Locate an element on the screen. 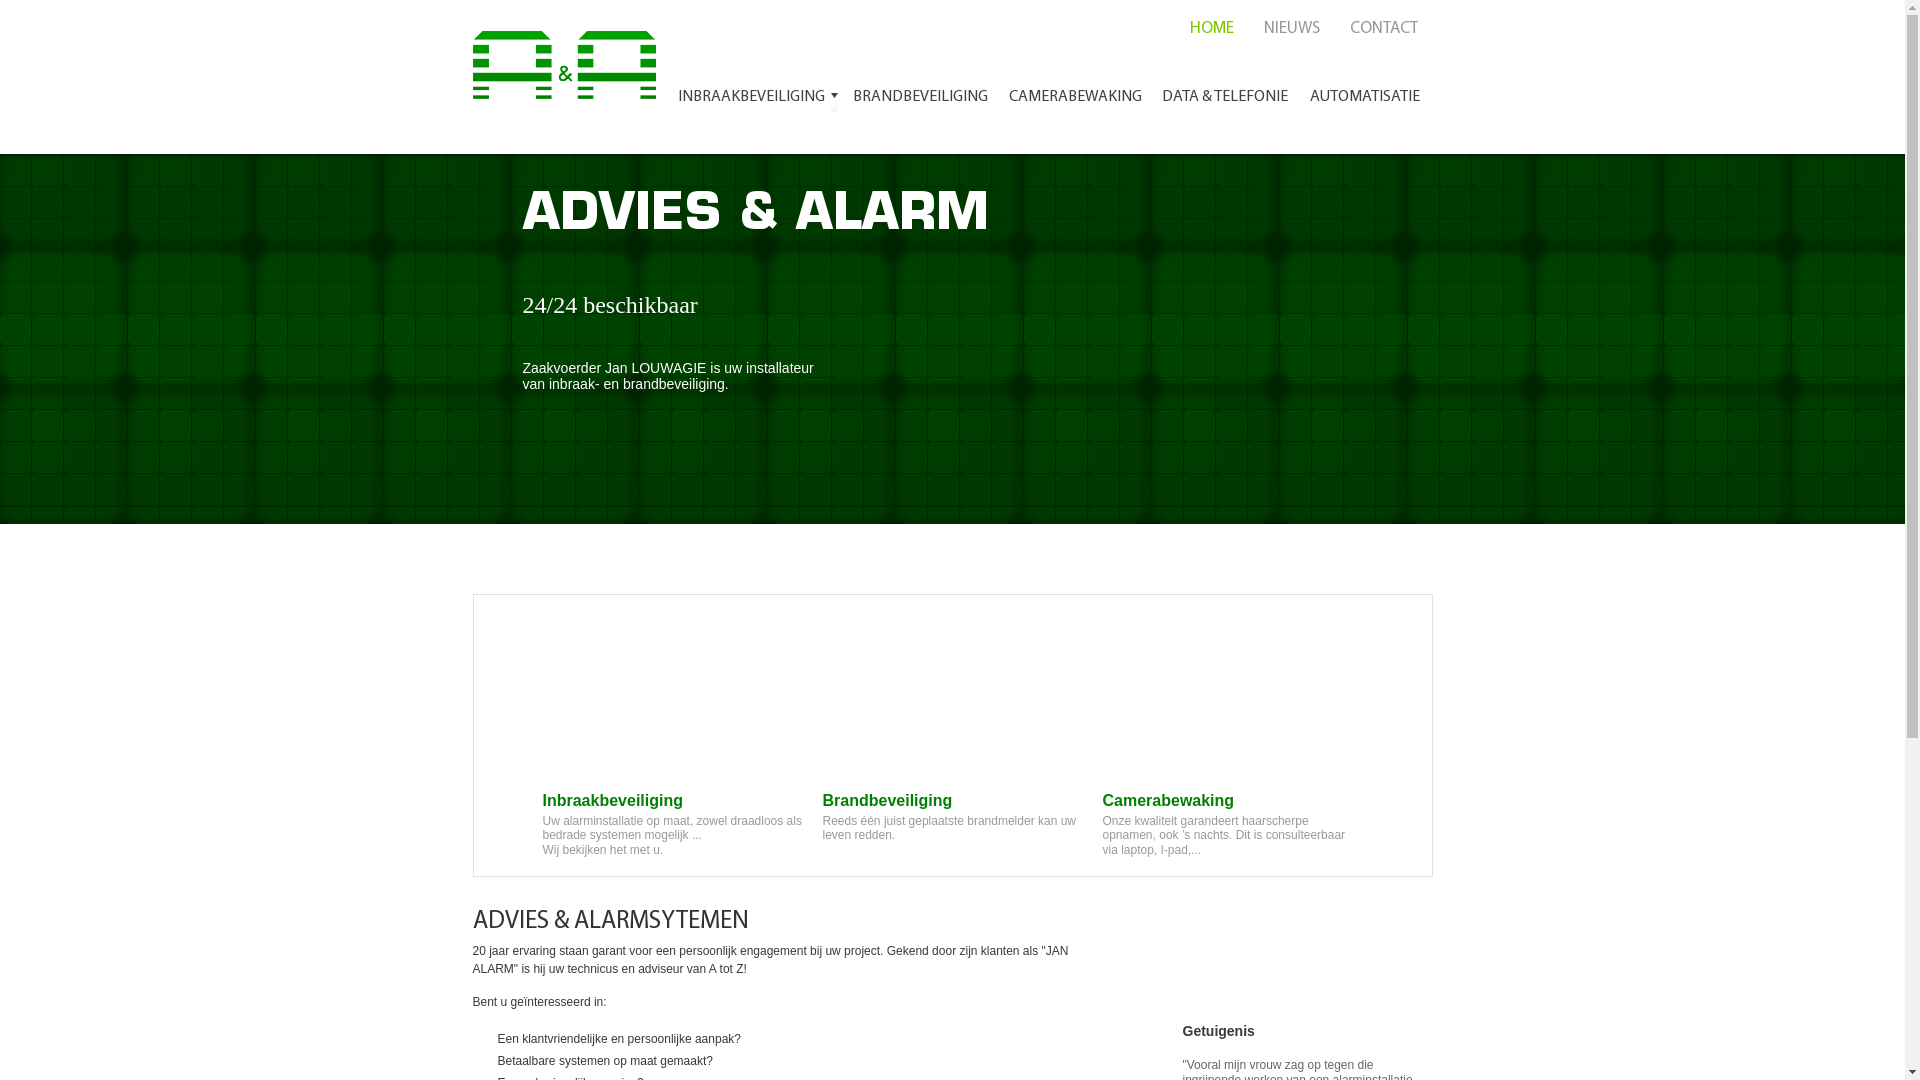 Image resolution: width=1920 pixels, height=1080 pixels. 'Meer Informatie' is located at coordinates (623, 476).